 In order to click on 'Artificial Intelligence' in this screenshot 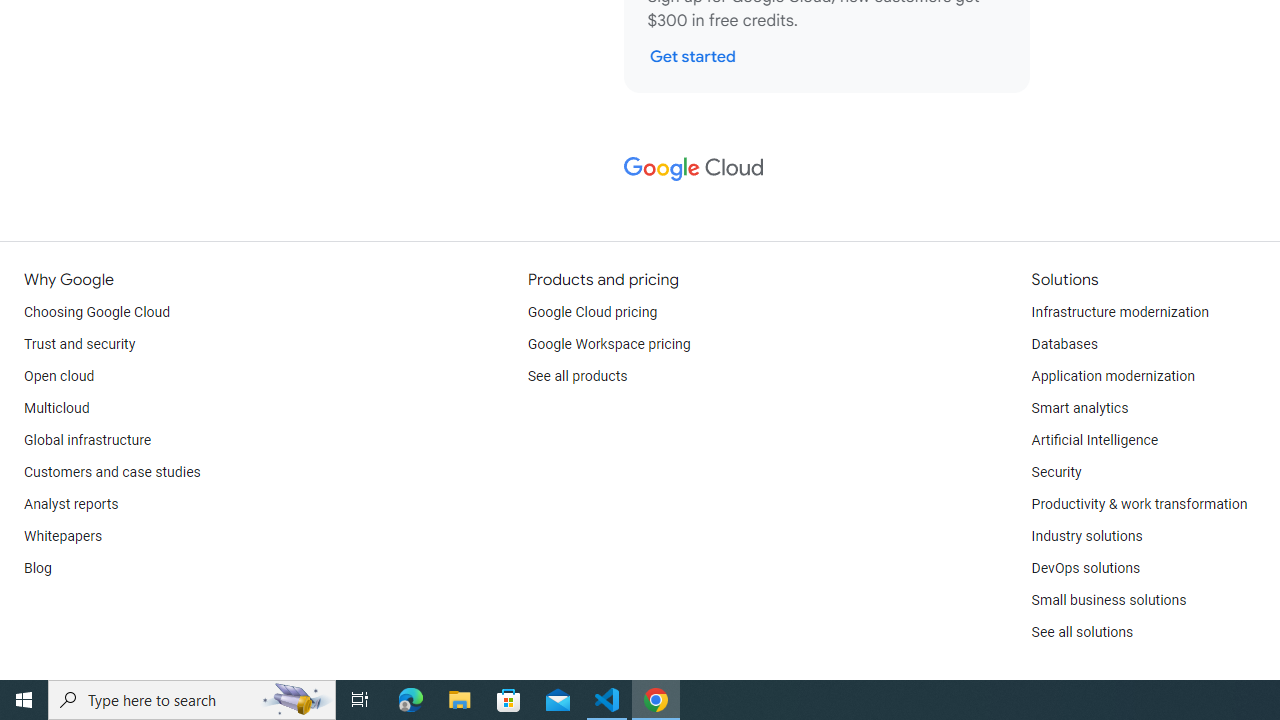, I will do `click(1093, 440)`.